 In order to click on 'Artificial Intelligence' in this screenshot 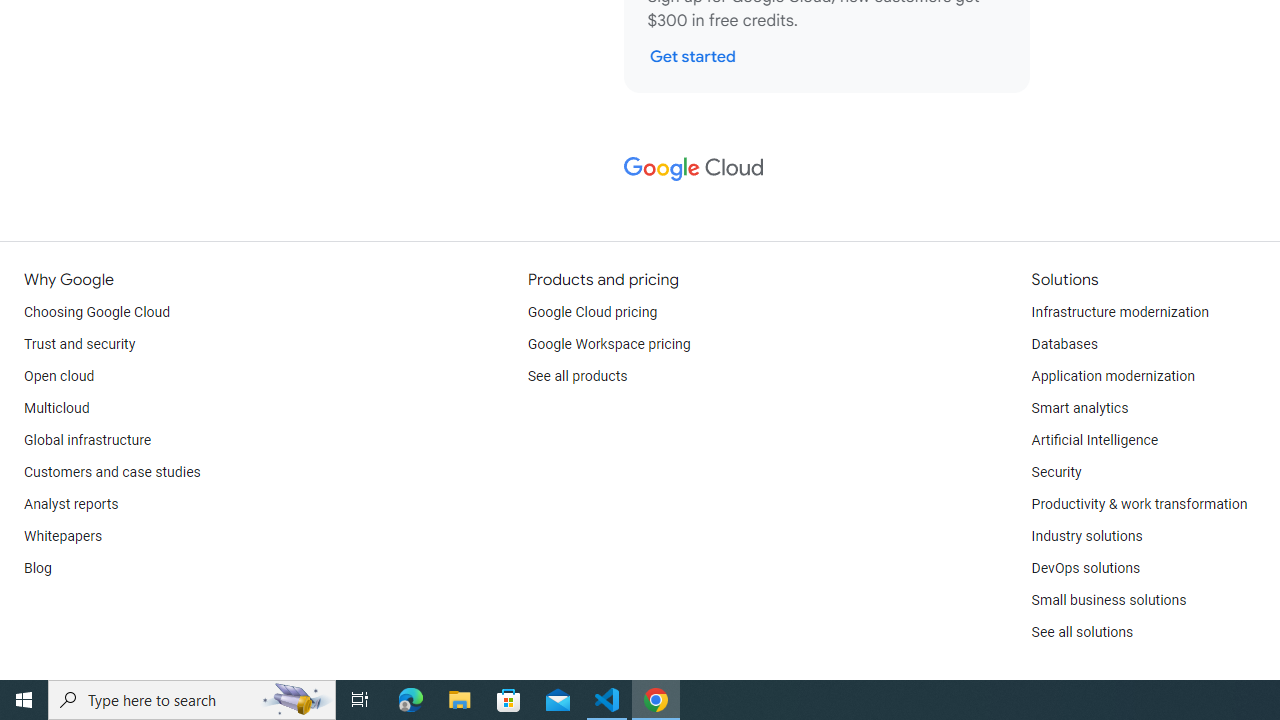, I will do `click(1093, 440)`.